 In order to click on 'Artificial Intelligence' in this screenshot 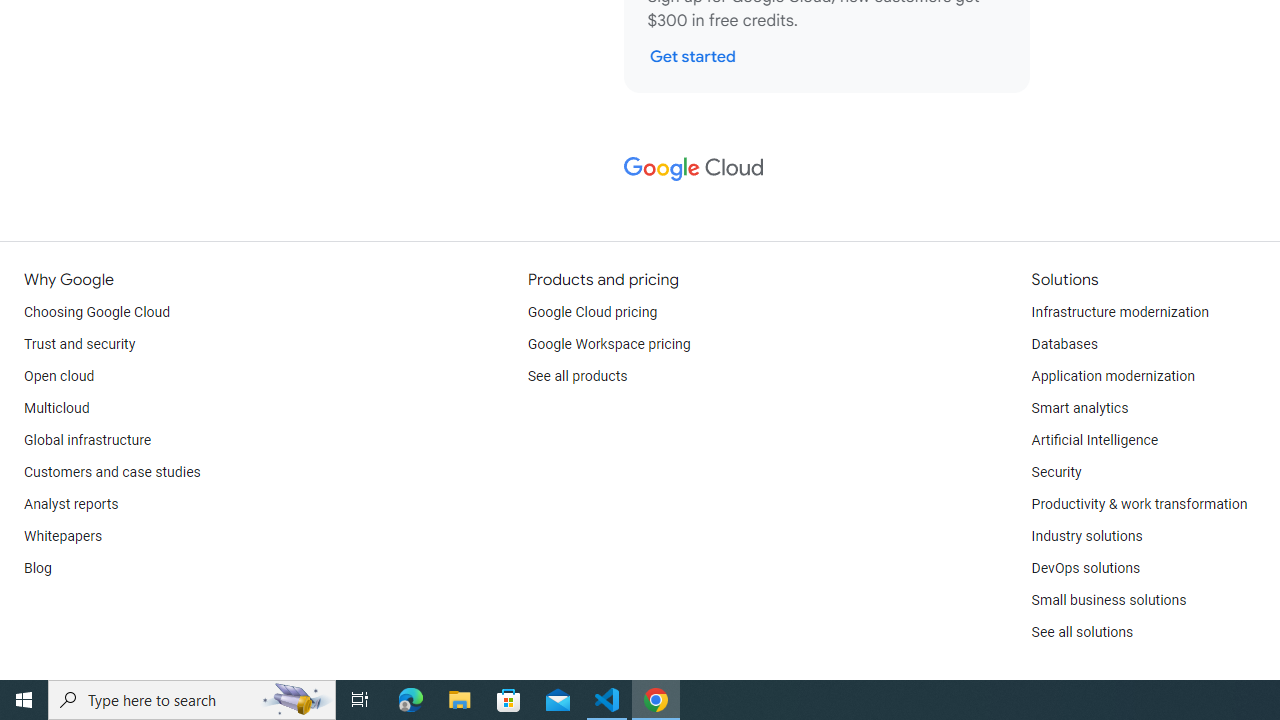, I will do `click(1093, 440)`.